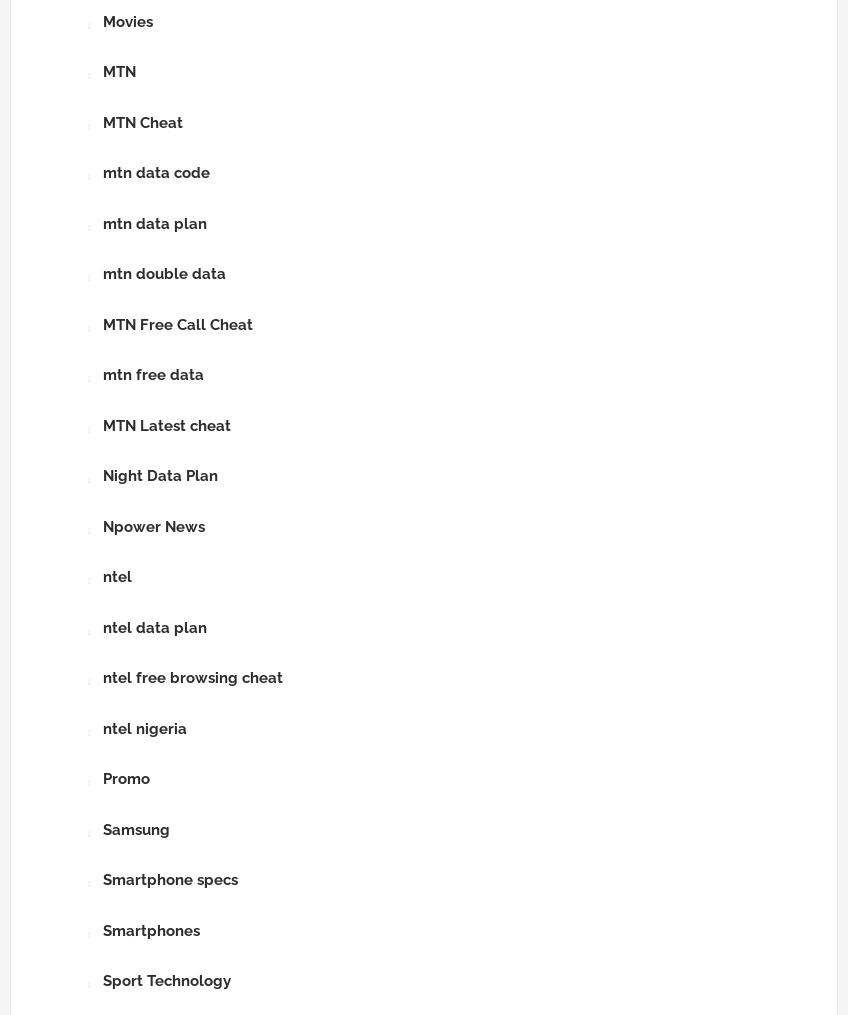 The height and width of the screenshot is (1015, 848). I want to click on 'ntel nigeria', so click(144, 726).